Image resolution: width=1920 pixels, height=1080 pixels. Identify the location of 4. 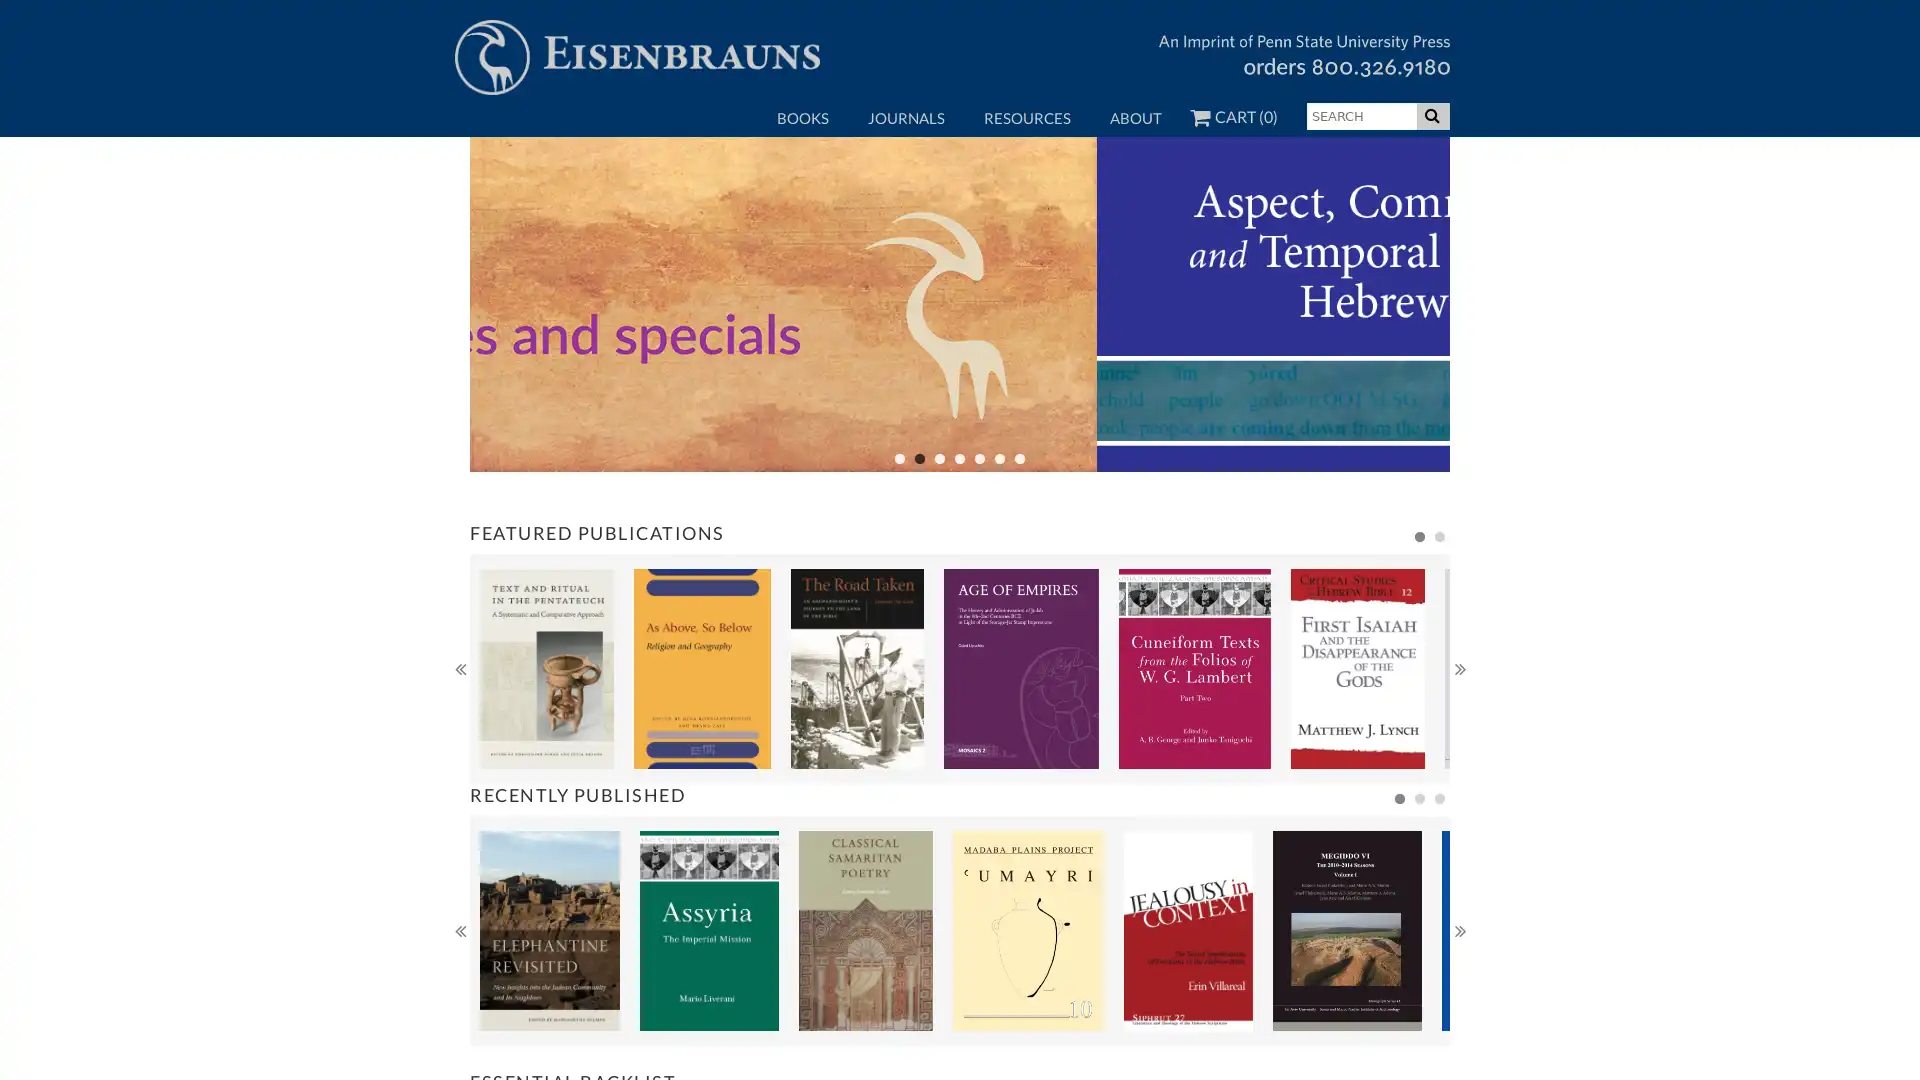
(960, 534).